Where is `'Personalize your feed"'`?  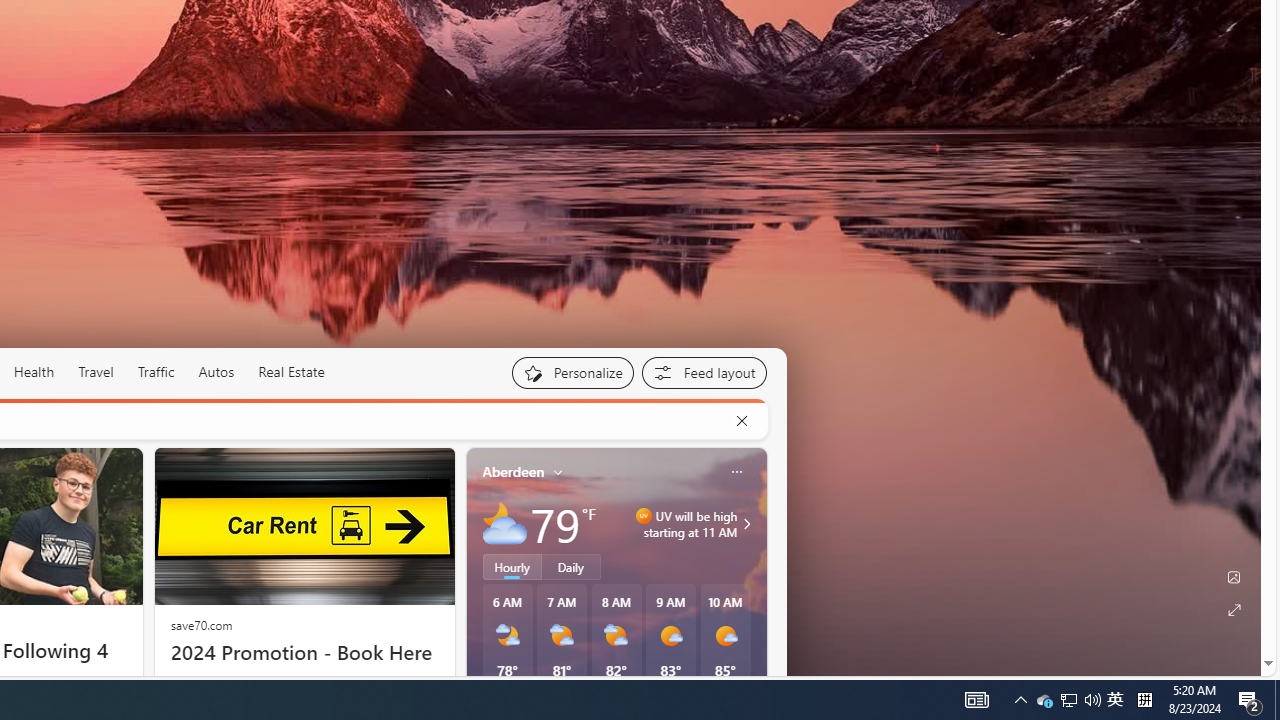
'Personalize your feed"' is located at coordinates (571, 372).